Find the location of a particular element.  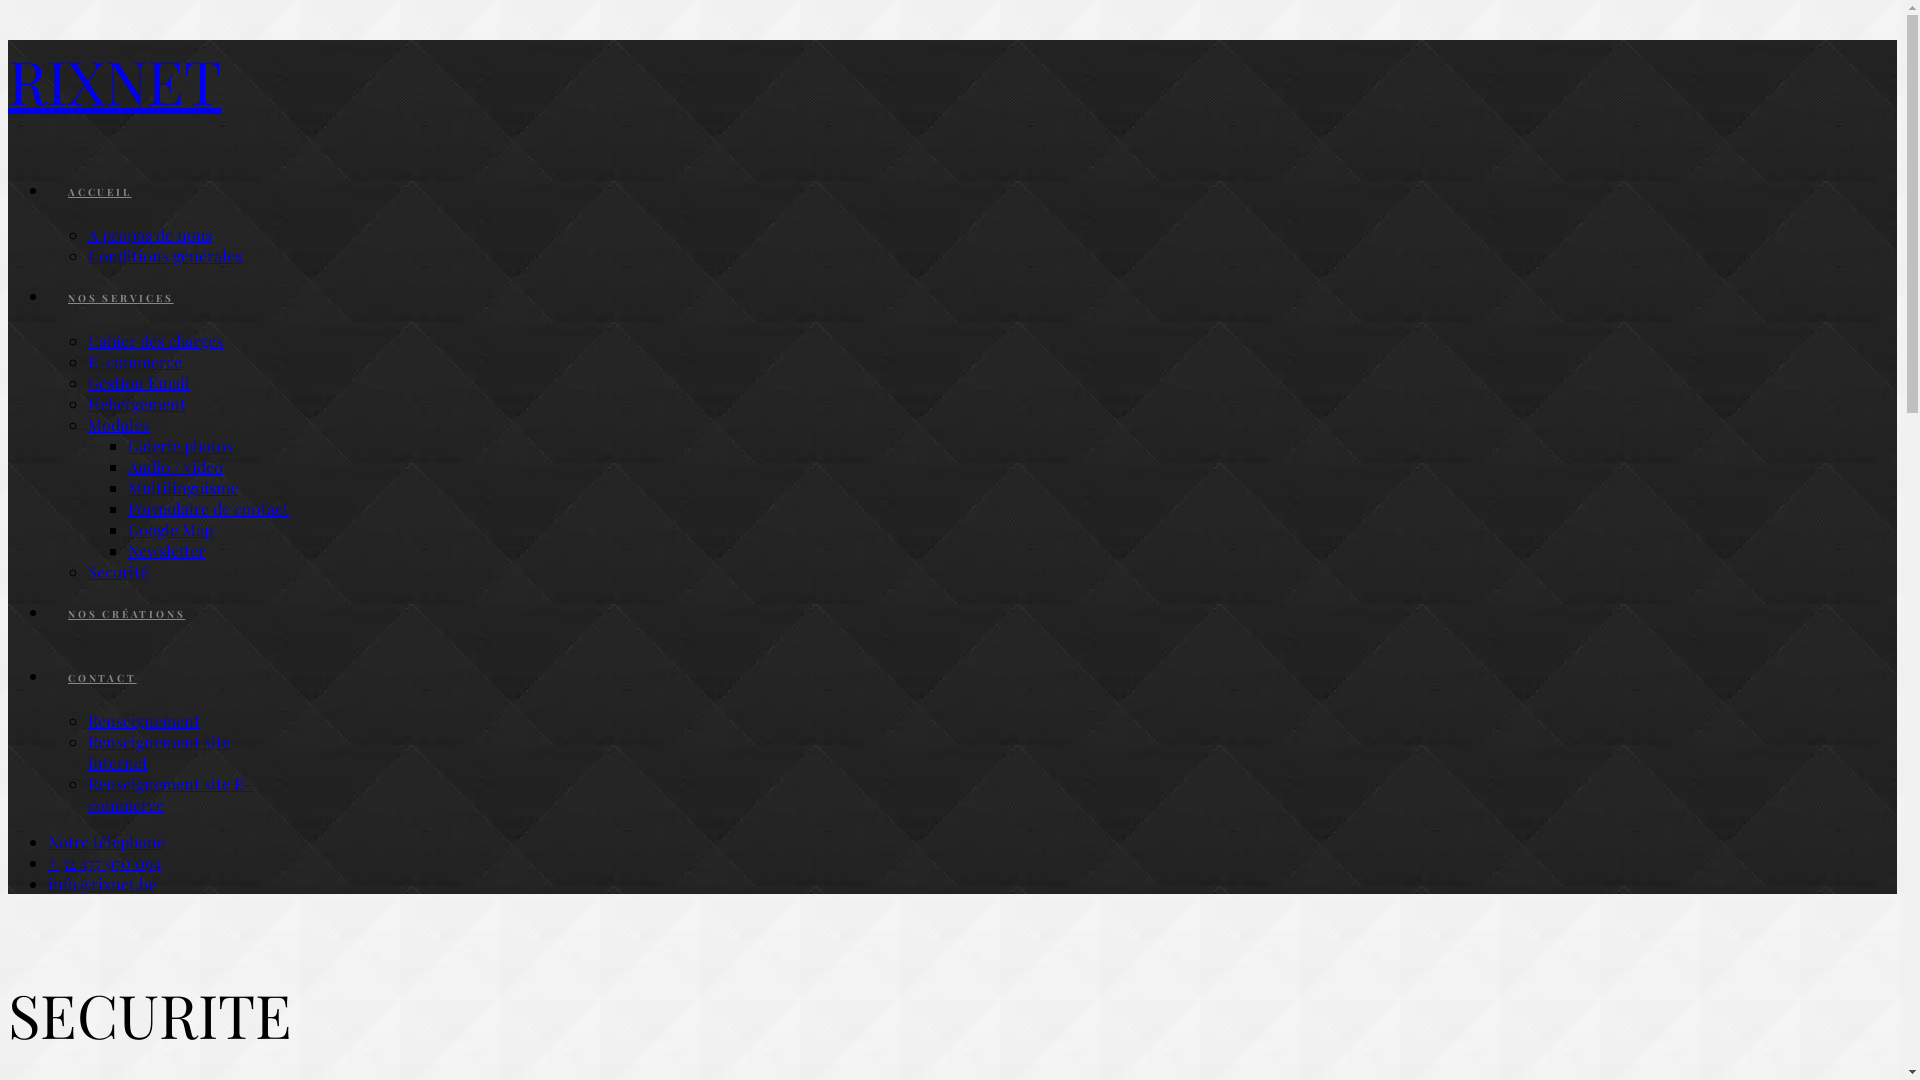

'Formulaire de contact' is located at coordinates (208, 507).